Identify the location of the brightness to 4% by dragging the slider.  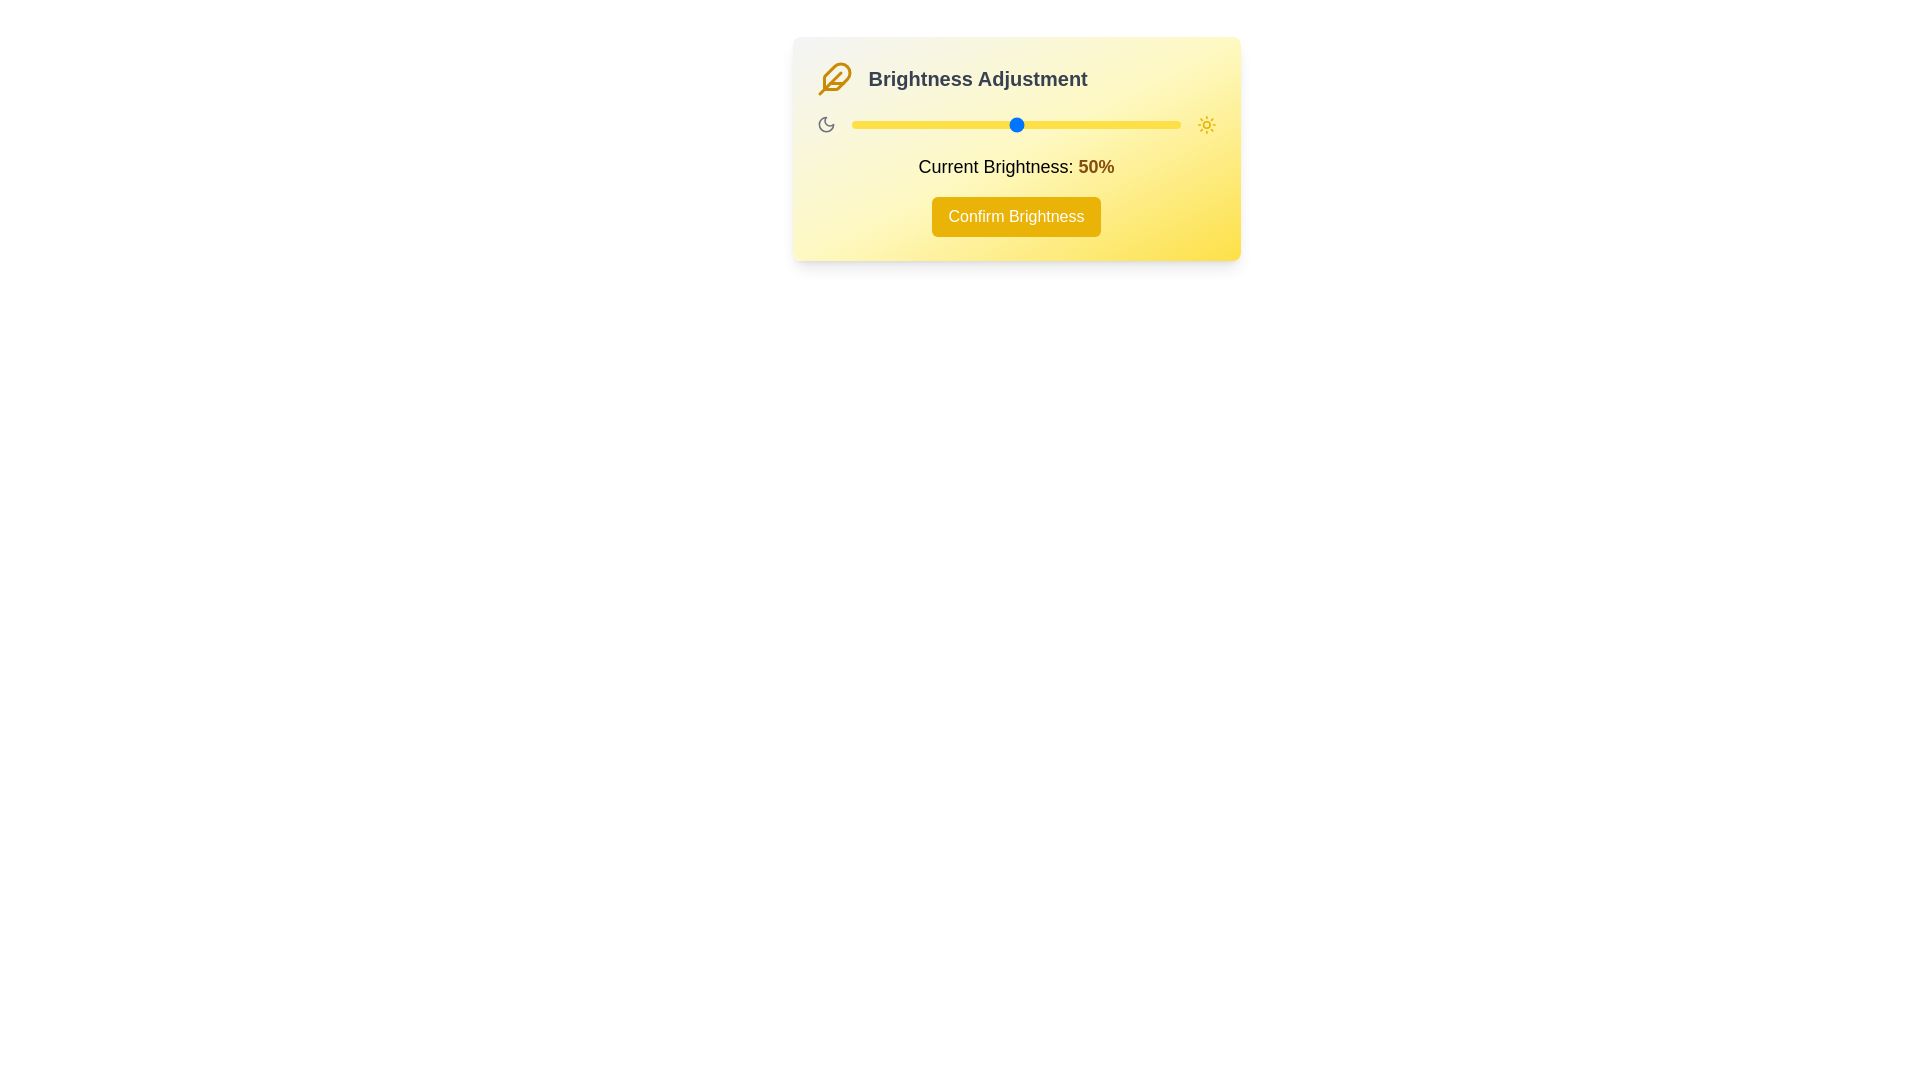
(865, 124).